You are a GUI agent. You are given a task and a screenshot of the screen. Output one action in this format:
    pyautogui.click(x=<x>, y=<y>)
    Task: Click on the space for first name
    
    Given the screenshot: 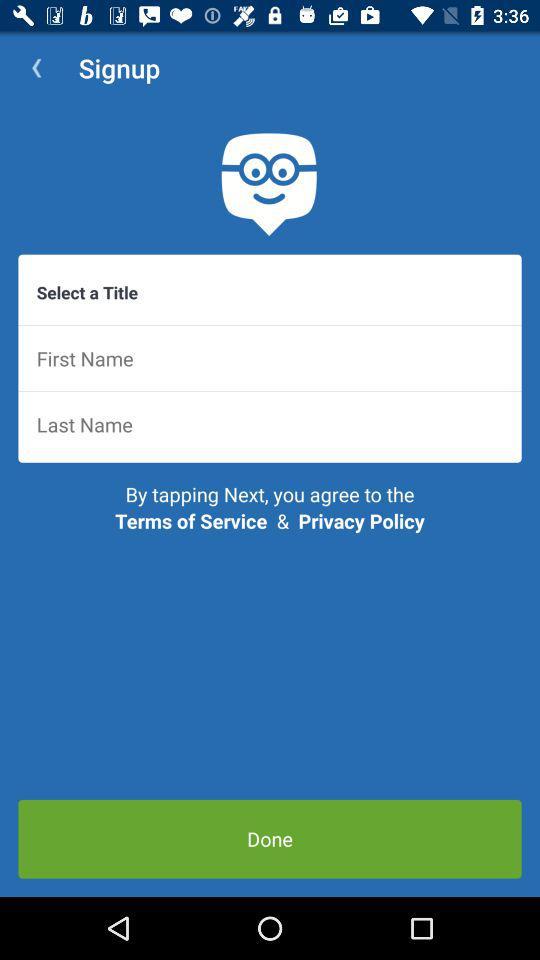 What is the action you would take?
    pyautogui.click(x=270, y=358)
    